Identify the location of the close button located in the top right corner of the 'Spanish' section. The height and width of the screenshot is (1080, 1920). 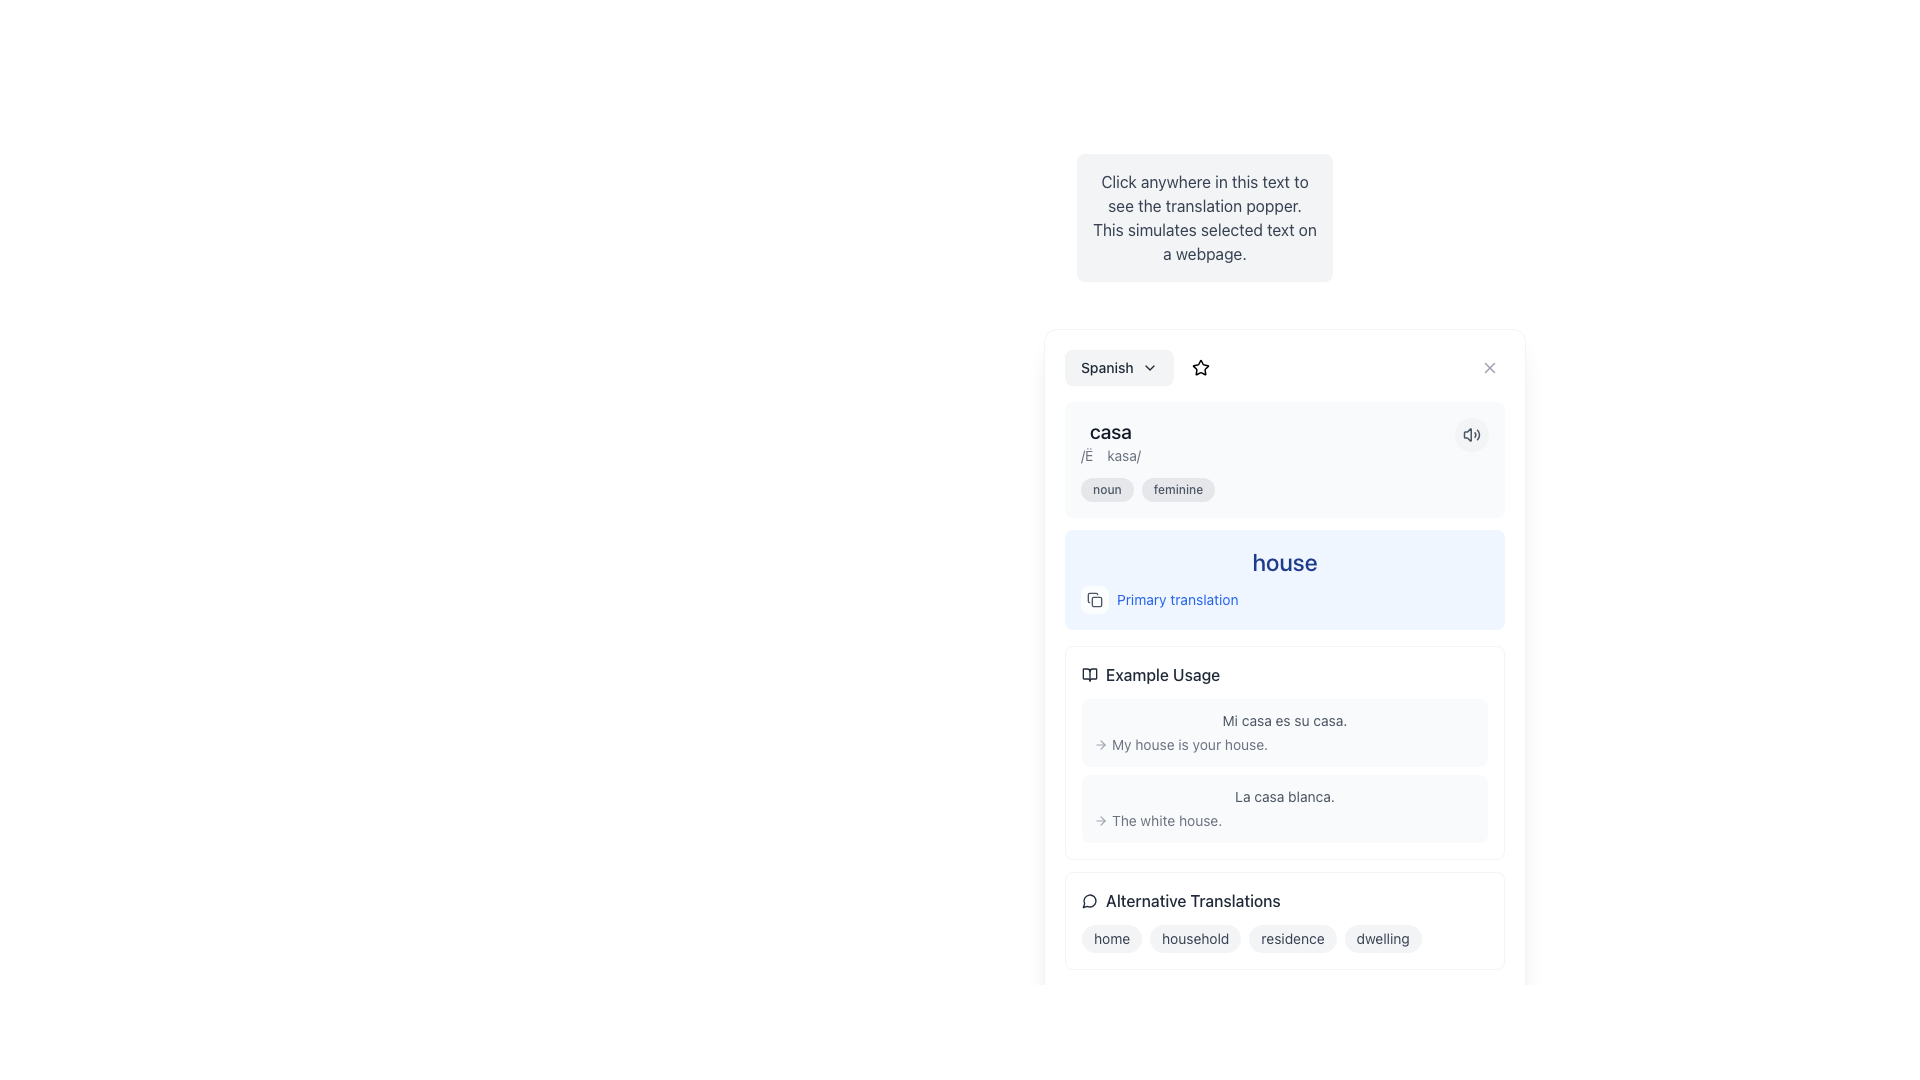
(1489, 367).